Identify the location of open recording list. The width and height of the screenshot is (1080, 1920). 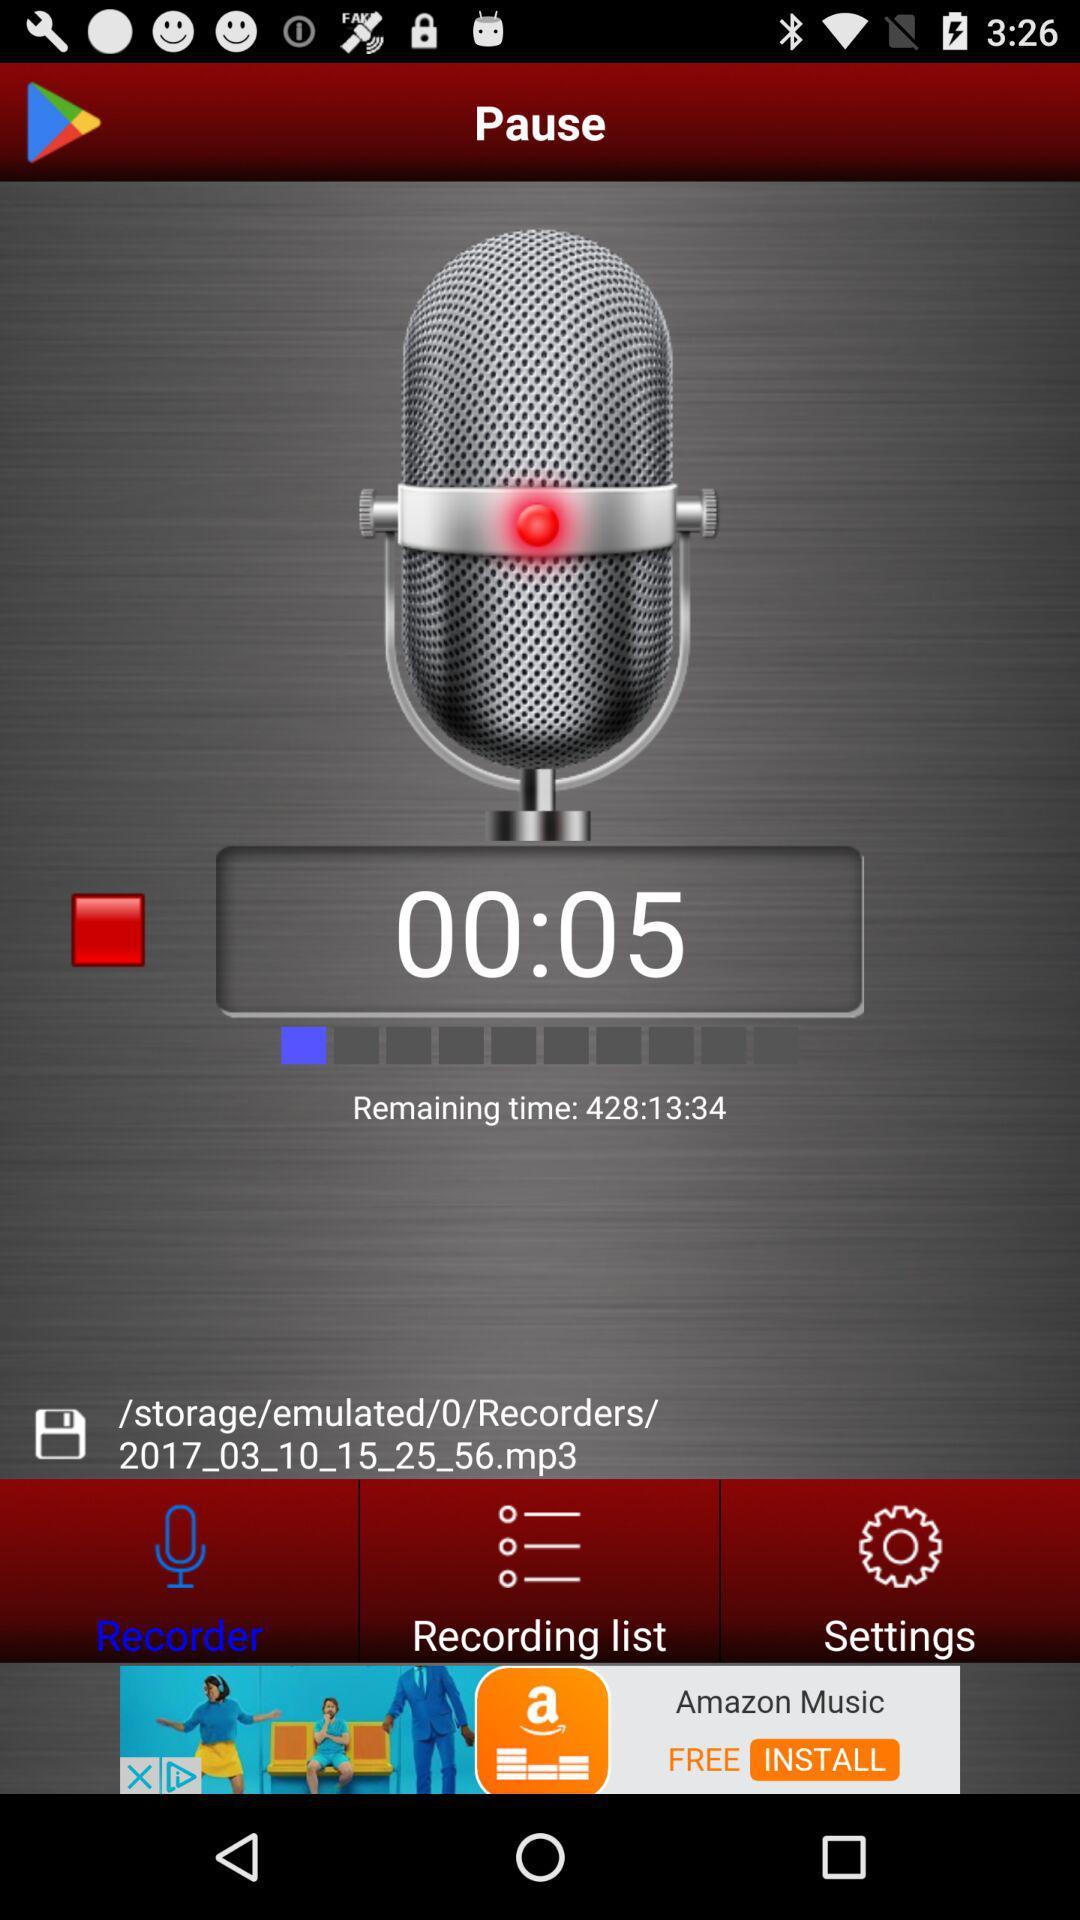
(538, 1569).